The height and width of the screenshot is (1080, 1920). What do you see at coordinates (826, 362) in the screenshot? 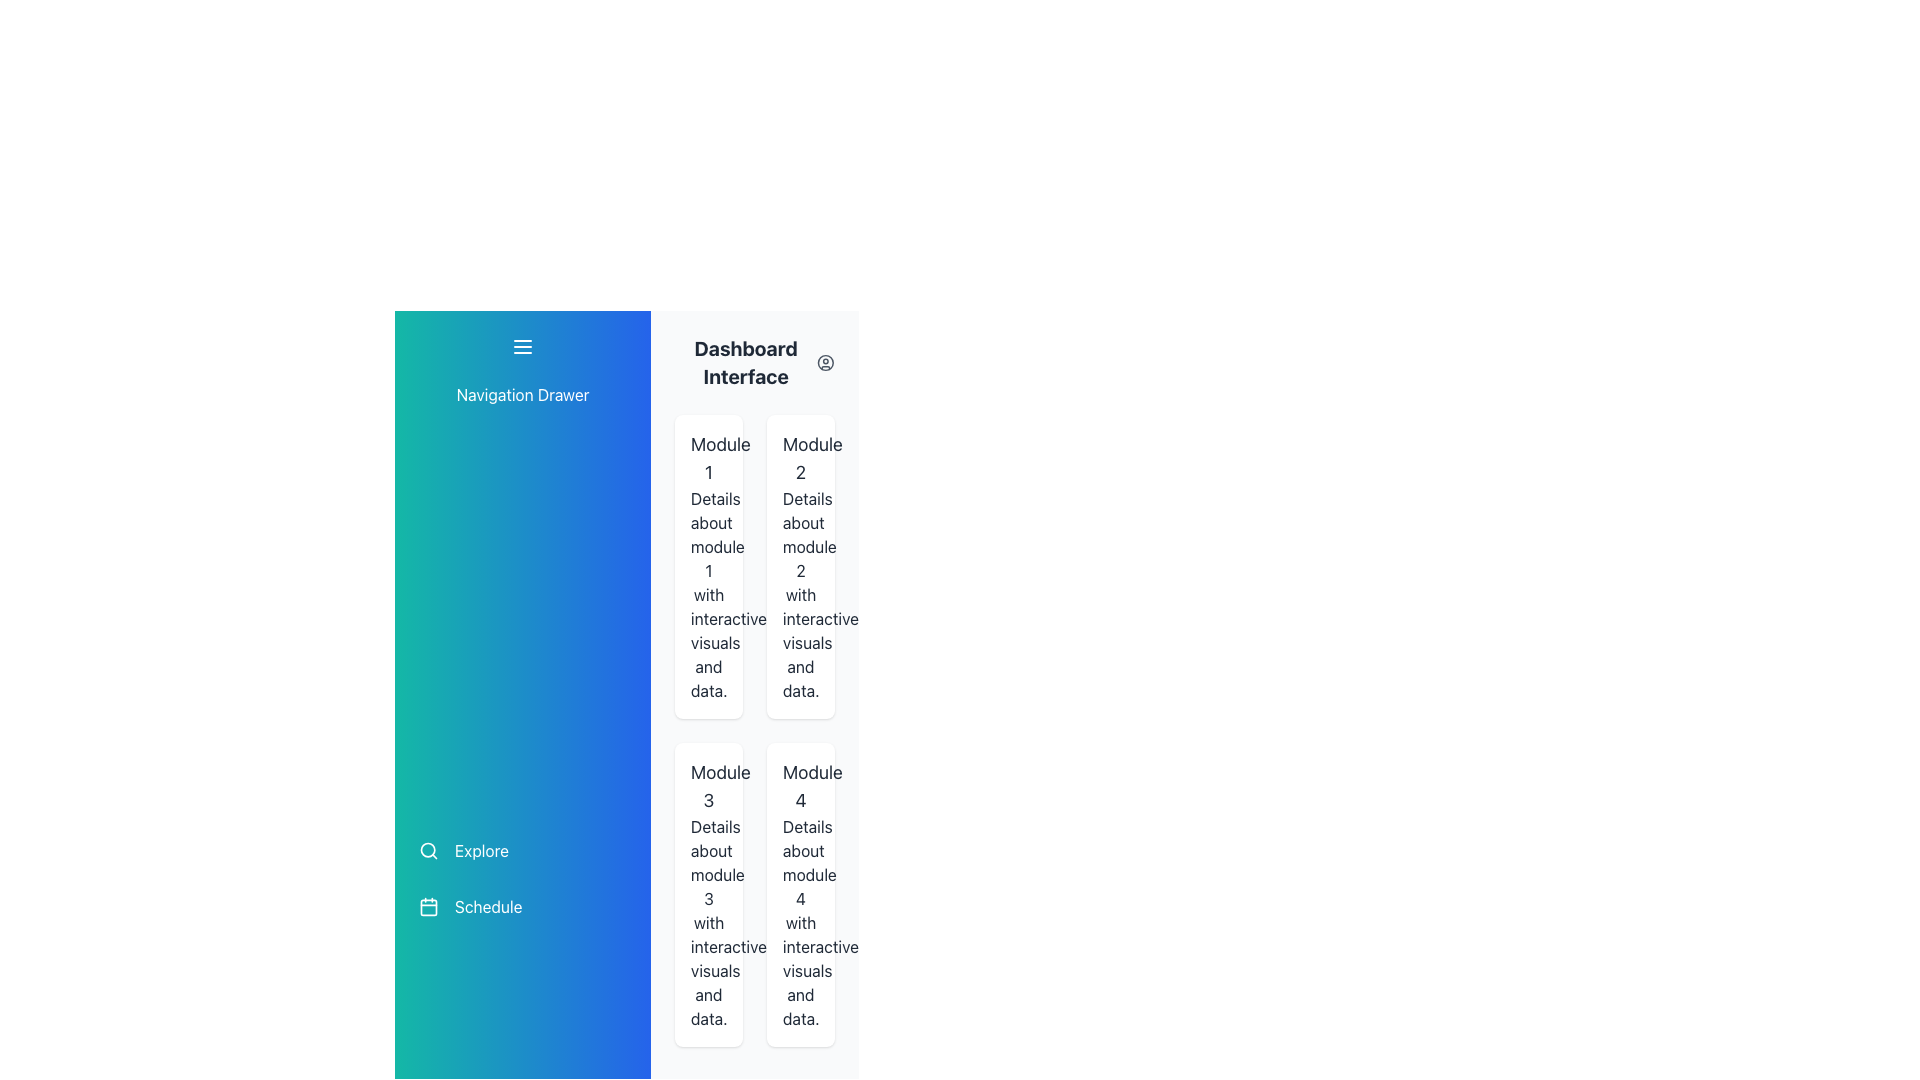
I see `the user profile icon, which is a circular avatar with a gradient-shaded outline located on the rightmost side of the 'Dashboard Interface' header` at bounding box center [826, 362].